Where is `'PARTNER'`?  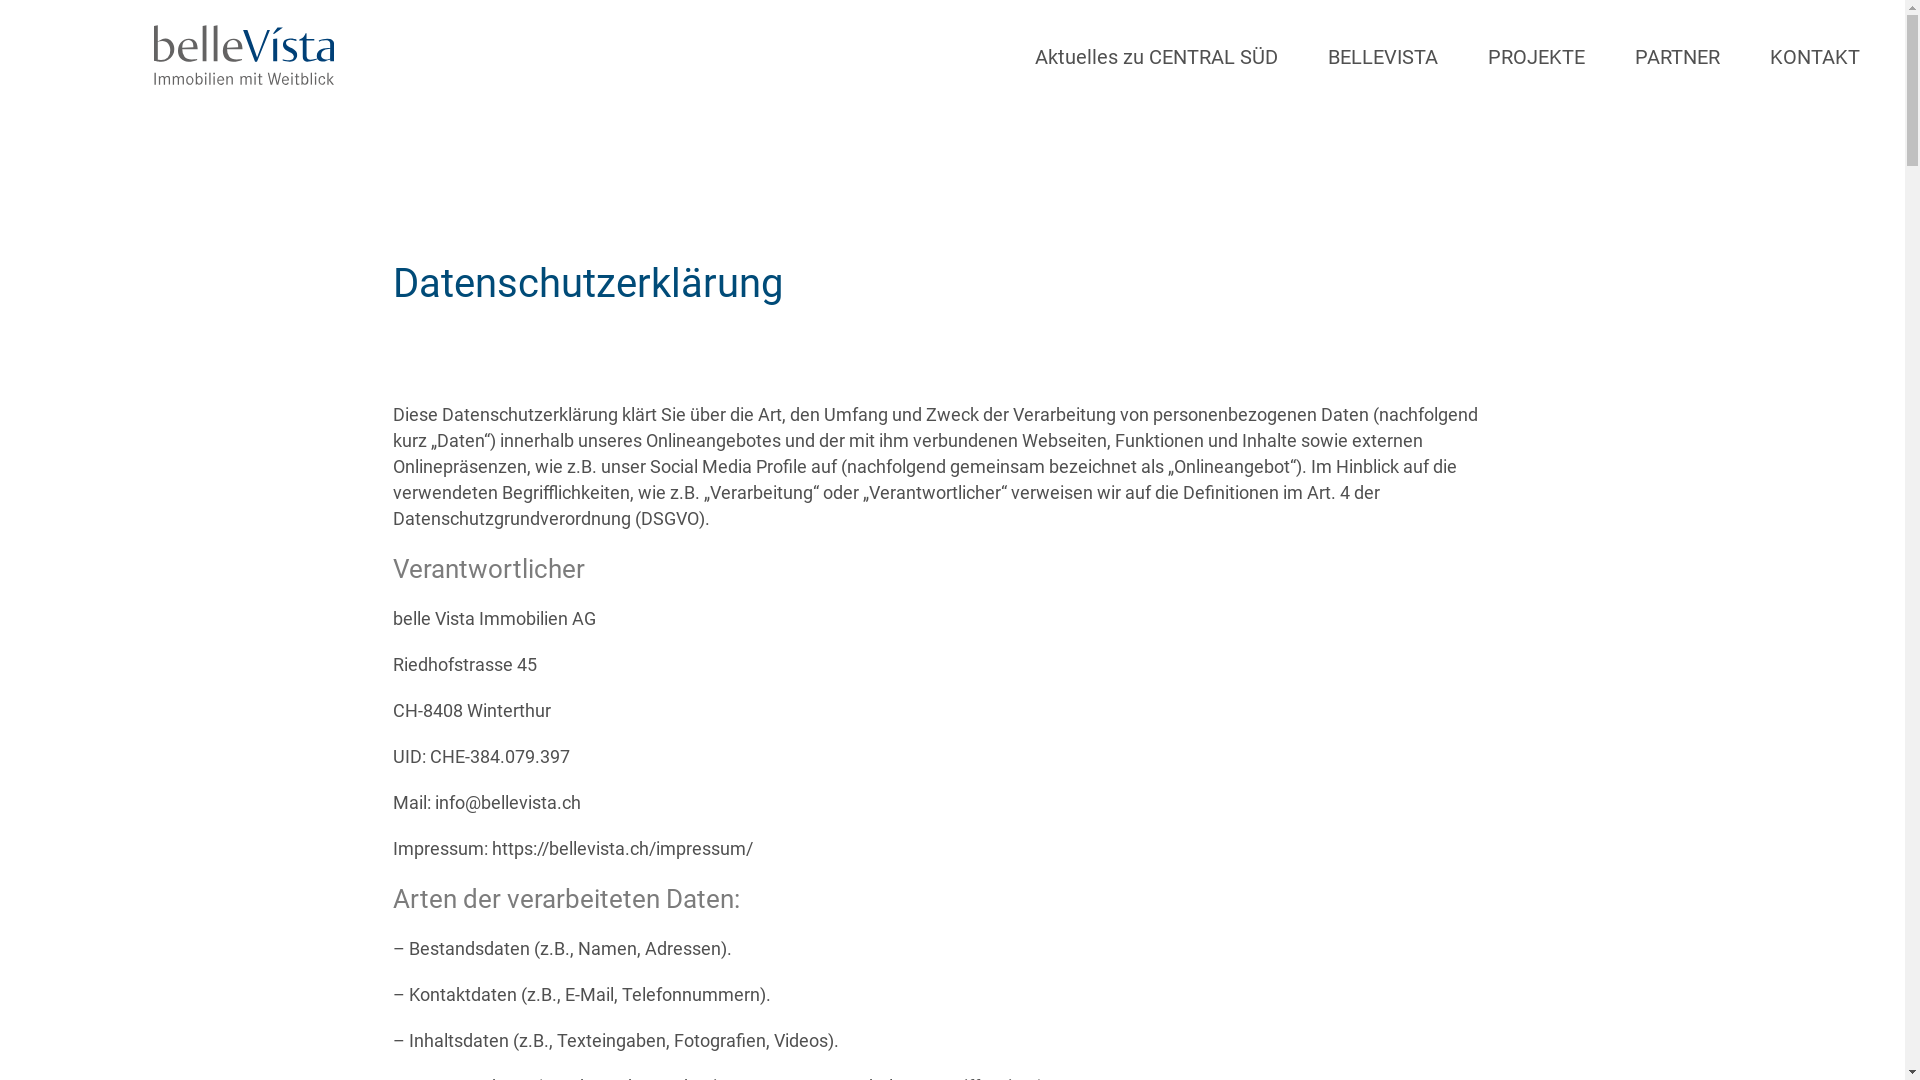
'PARTNER' is located at coordinates (1620, 32).